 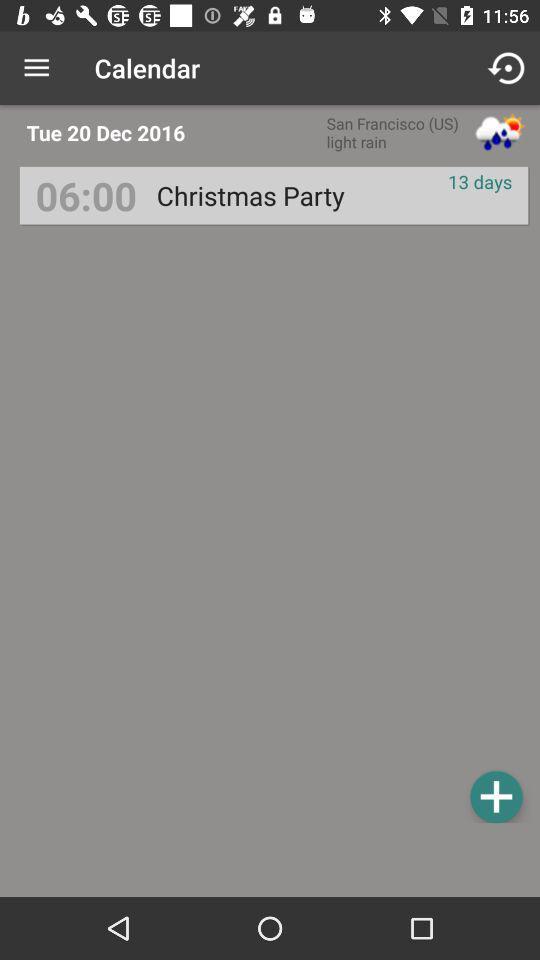 I want to click on the icon next to 06:00 icon, so click(x=250, y=195).